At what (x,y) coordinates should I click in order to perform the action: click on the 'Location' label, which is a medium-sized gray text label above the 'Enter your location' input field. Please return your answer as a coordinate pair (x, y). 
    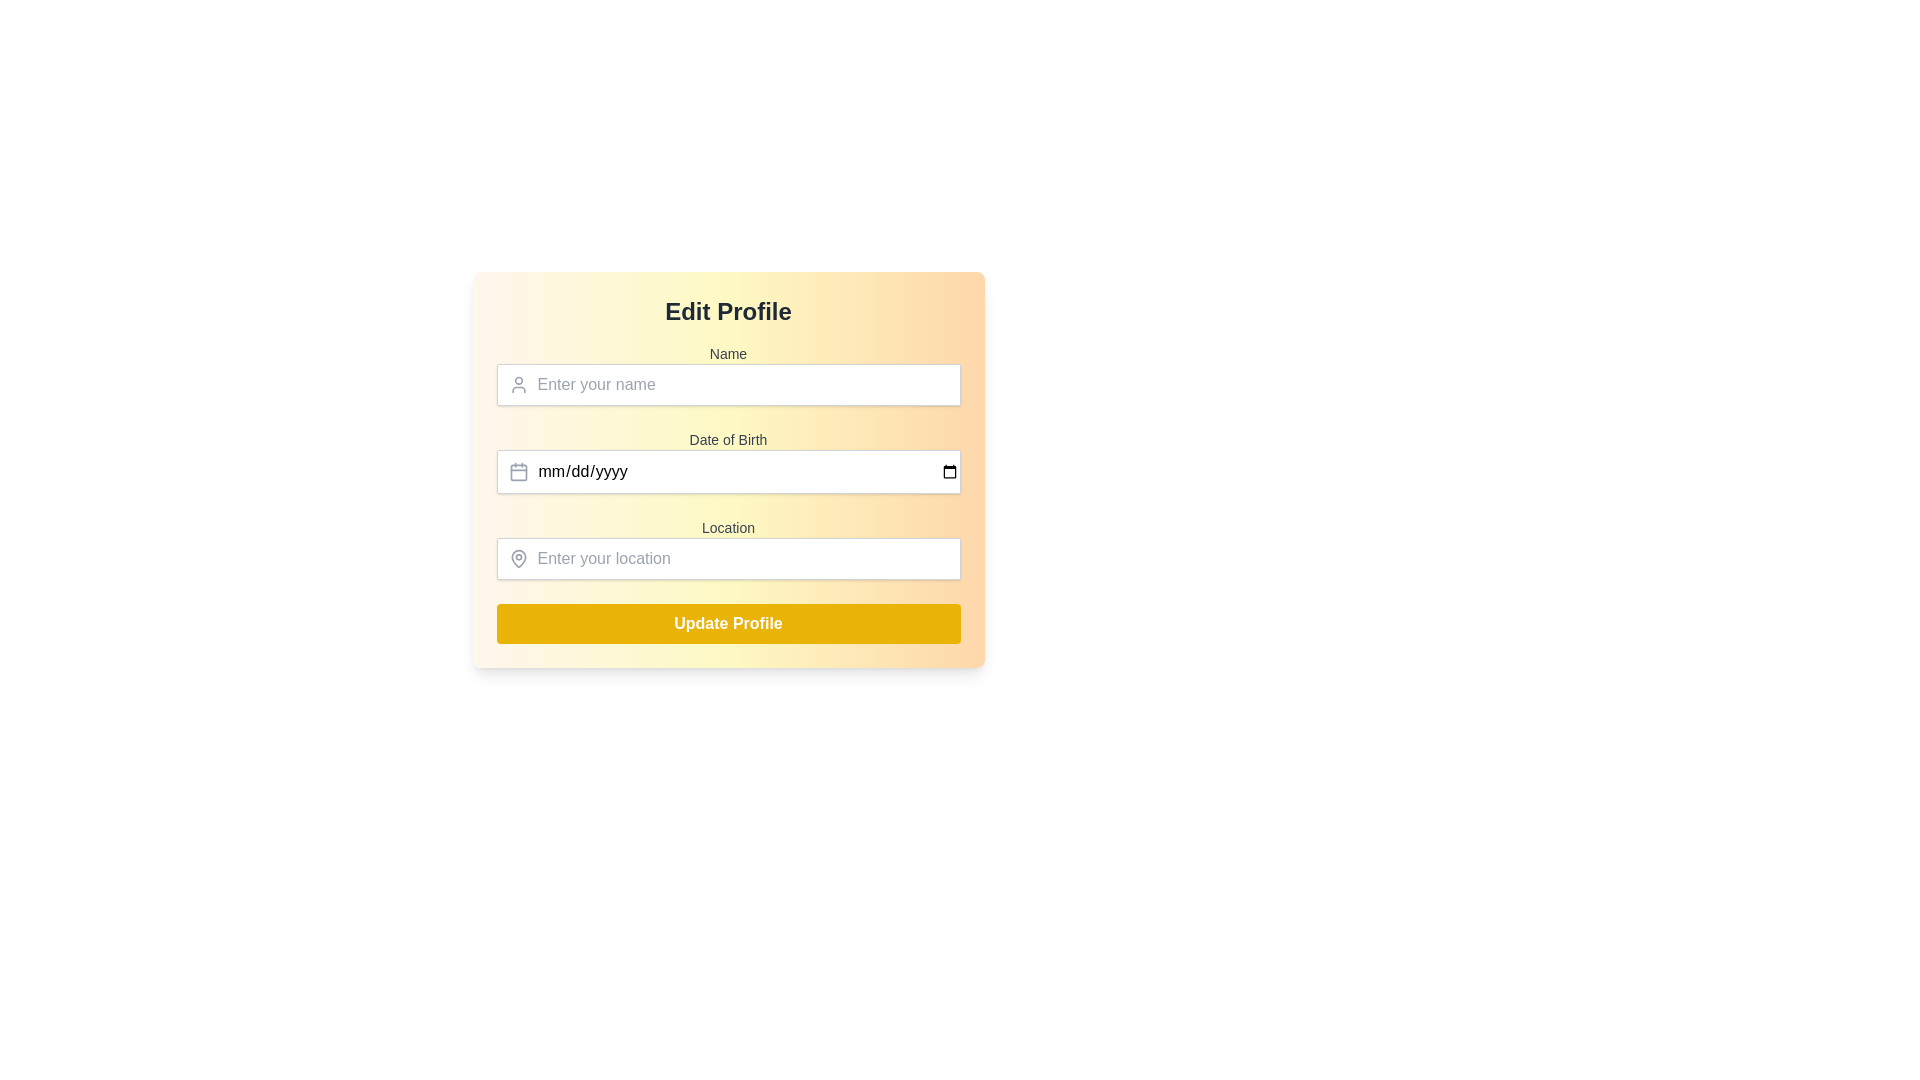
    Looking at the image, I should click on (727, 527).